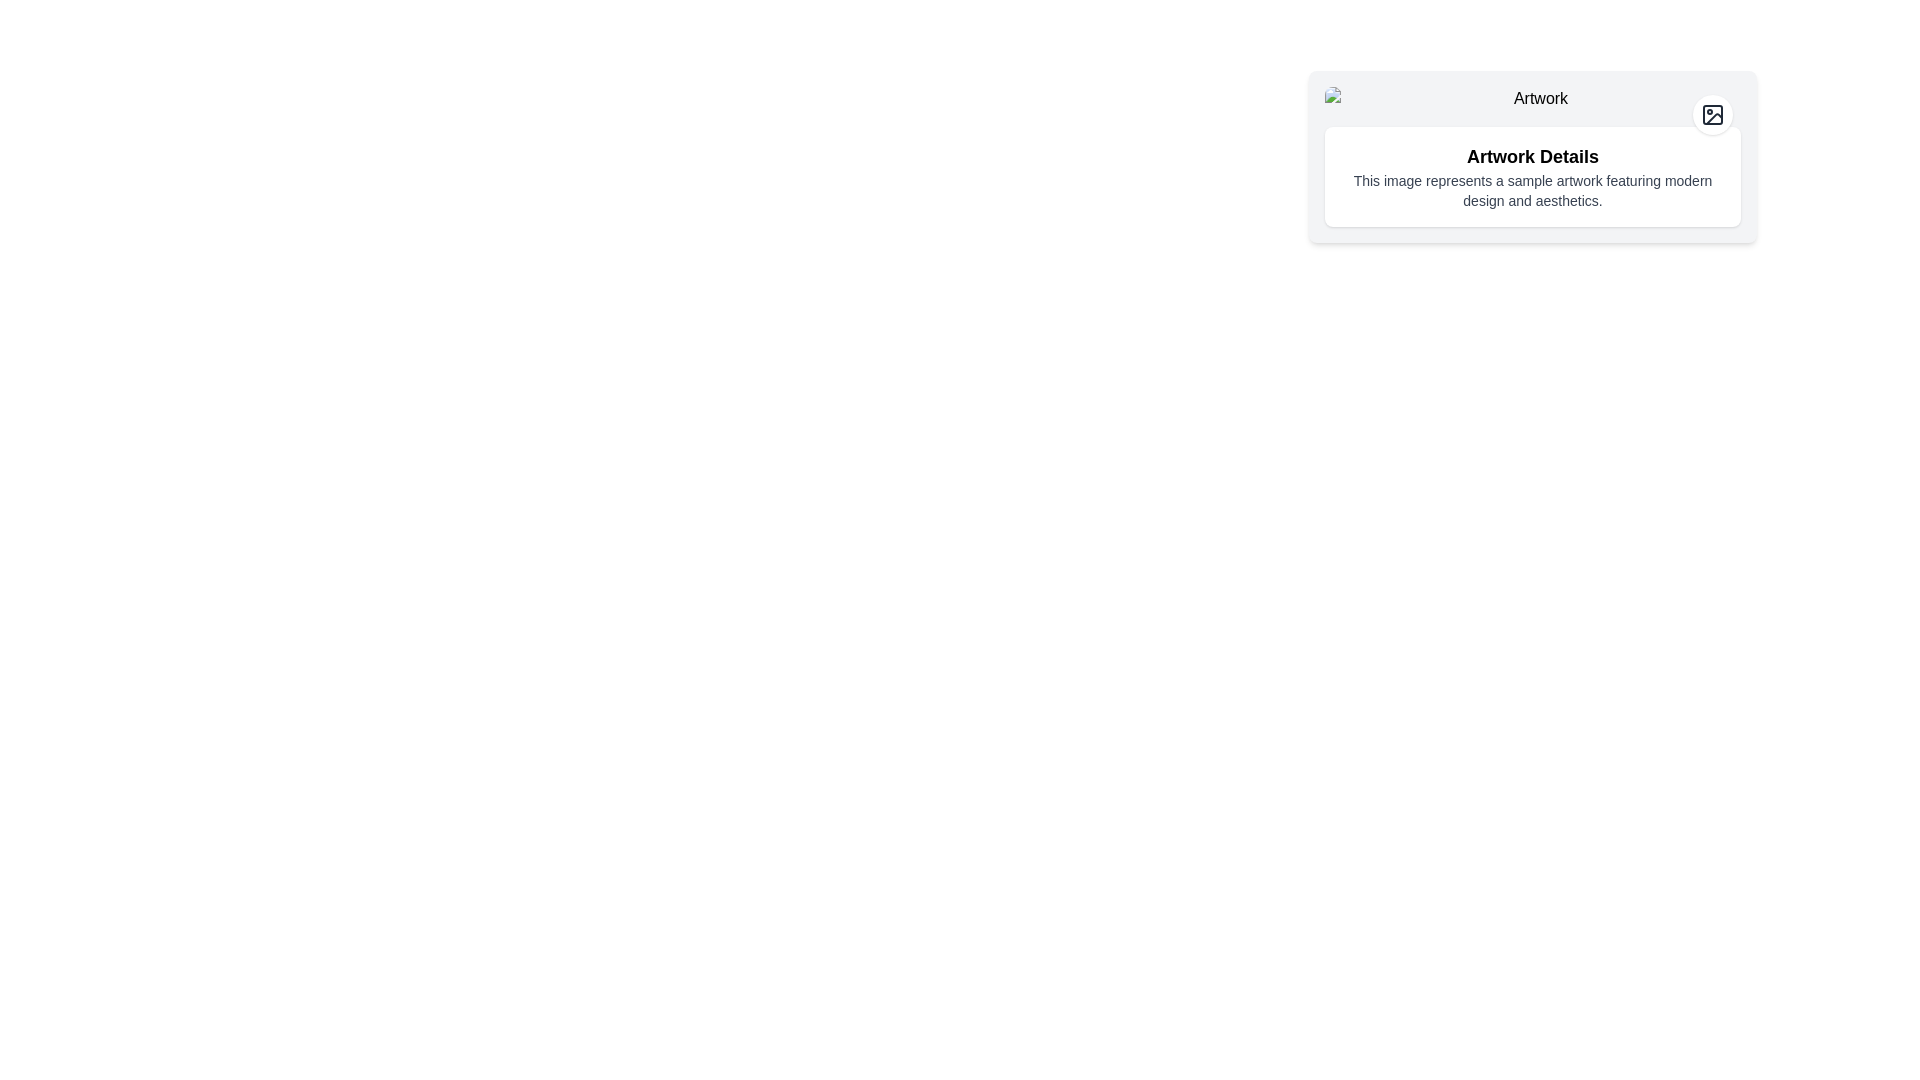  Describe the element at coordinates (1712, 115) in the screenshot. I see `the small square graphical icon with a black frame and white background, located at the top right corner of the 'Artwork' card` at that location.